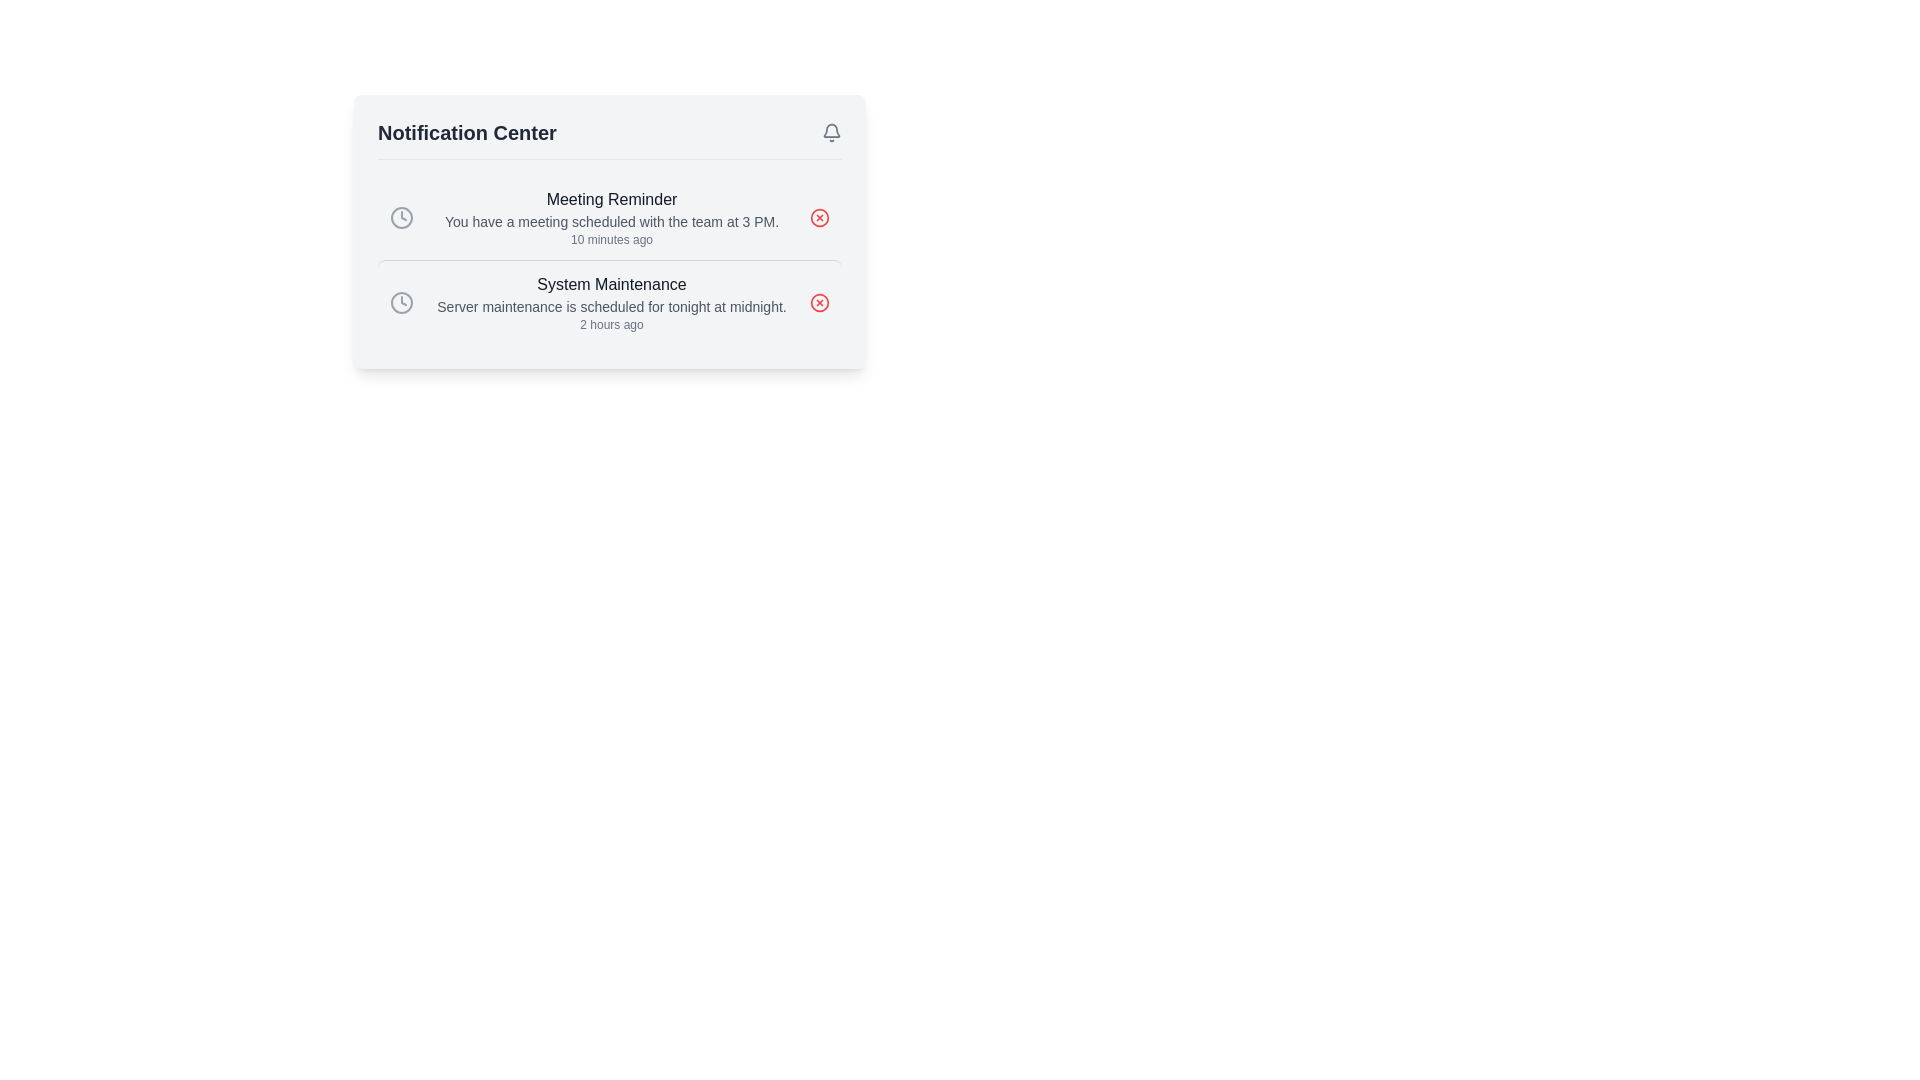 The image size is (1920, 1080). What do you see at coordinates (610, 285) in the screenshot?
I see `text of the second notification title in the 'Notification Center', located just below the 'Meeting Reminder' notification` at bounding box center [610, 285].